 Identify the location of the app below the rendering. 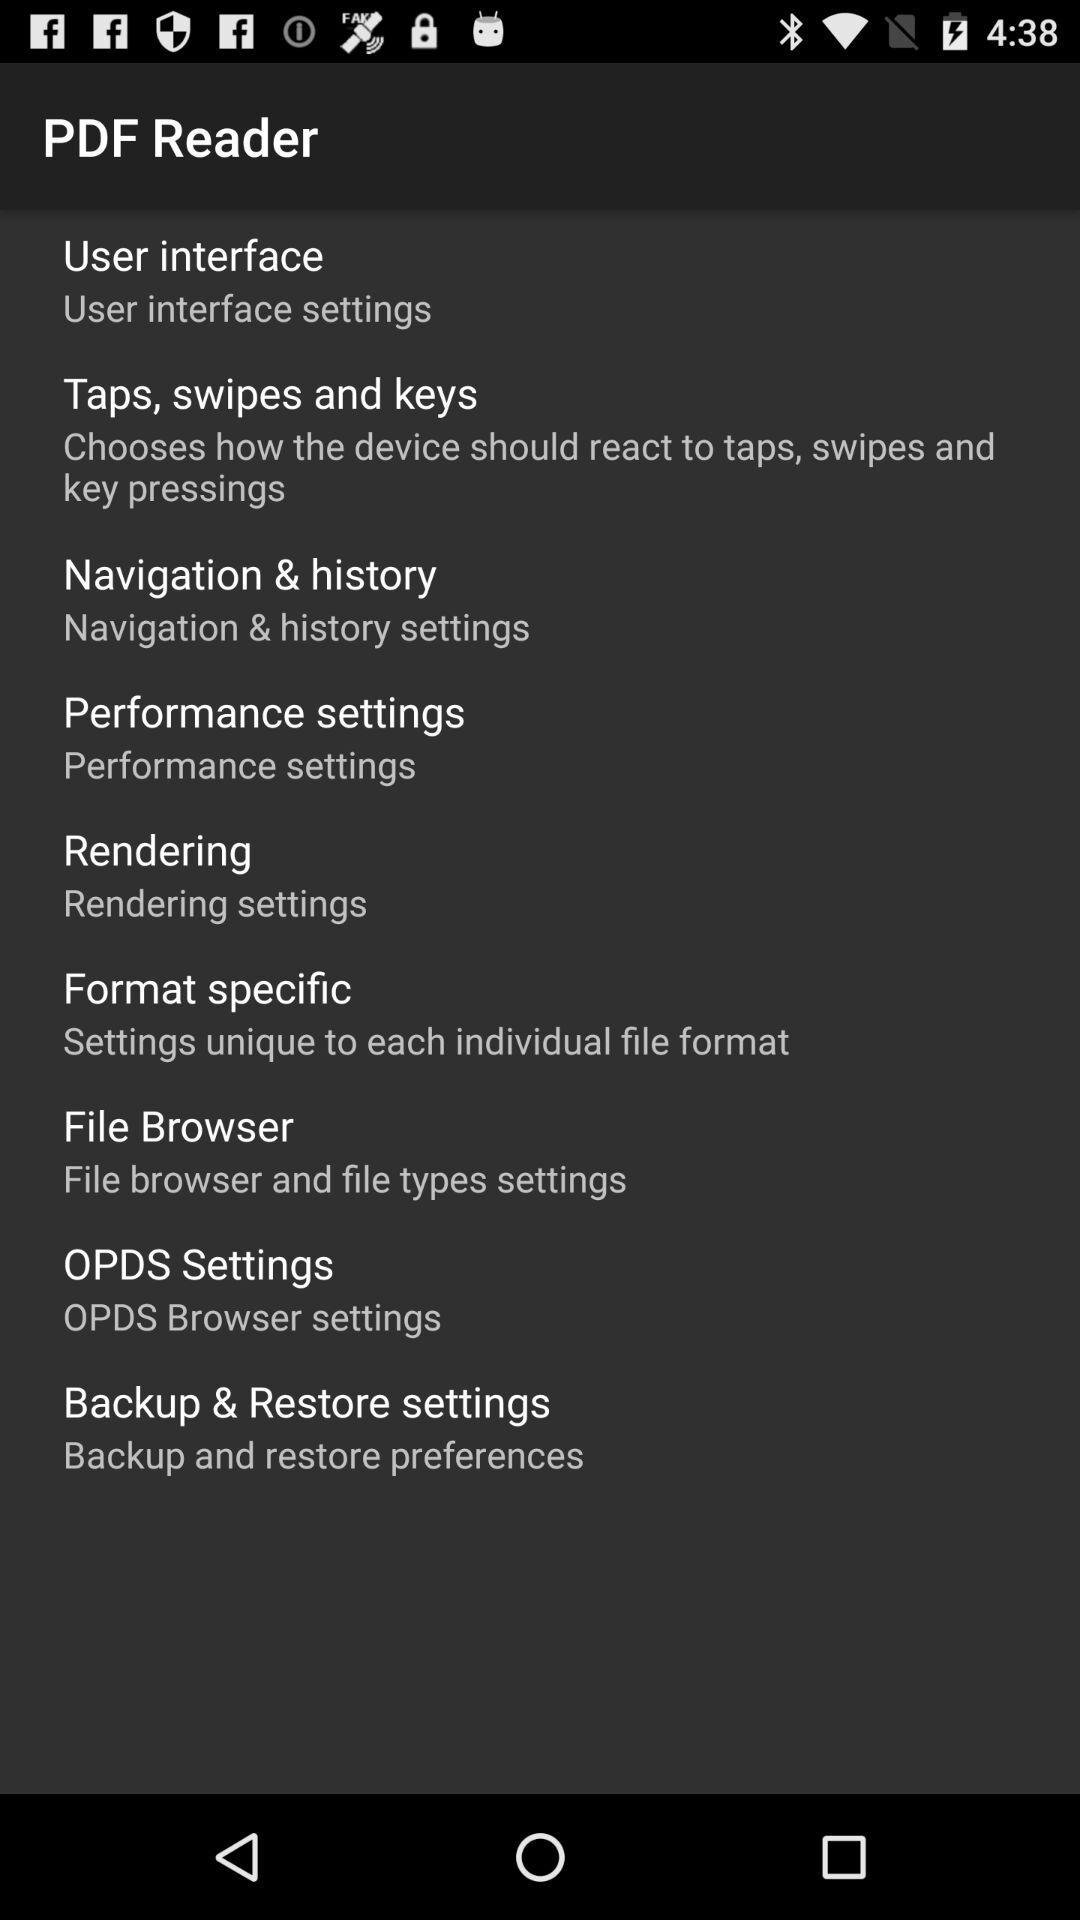
(215, 901).